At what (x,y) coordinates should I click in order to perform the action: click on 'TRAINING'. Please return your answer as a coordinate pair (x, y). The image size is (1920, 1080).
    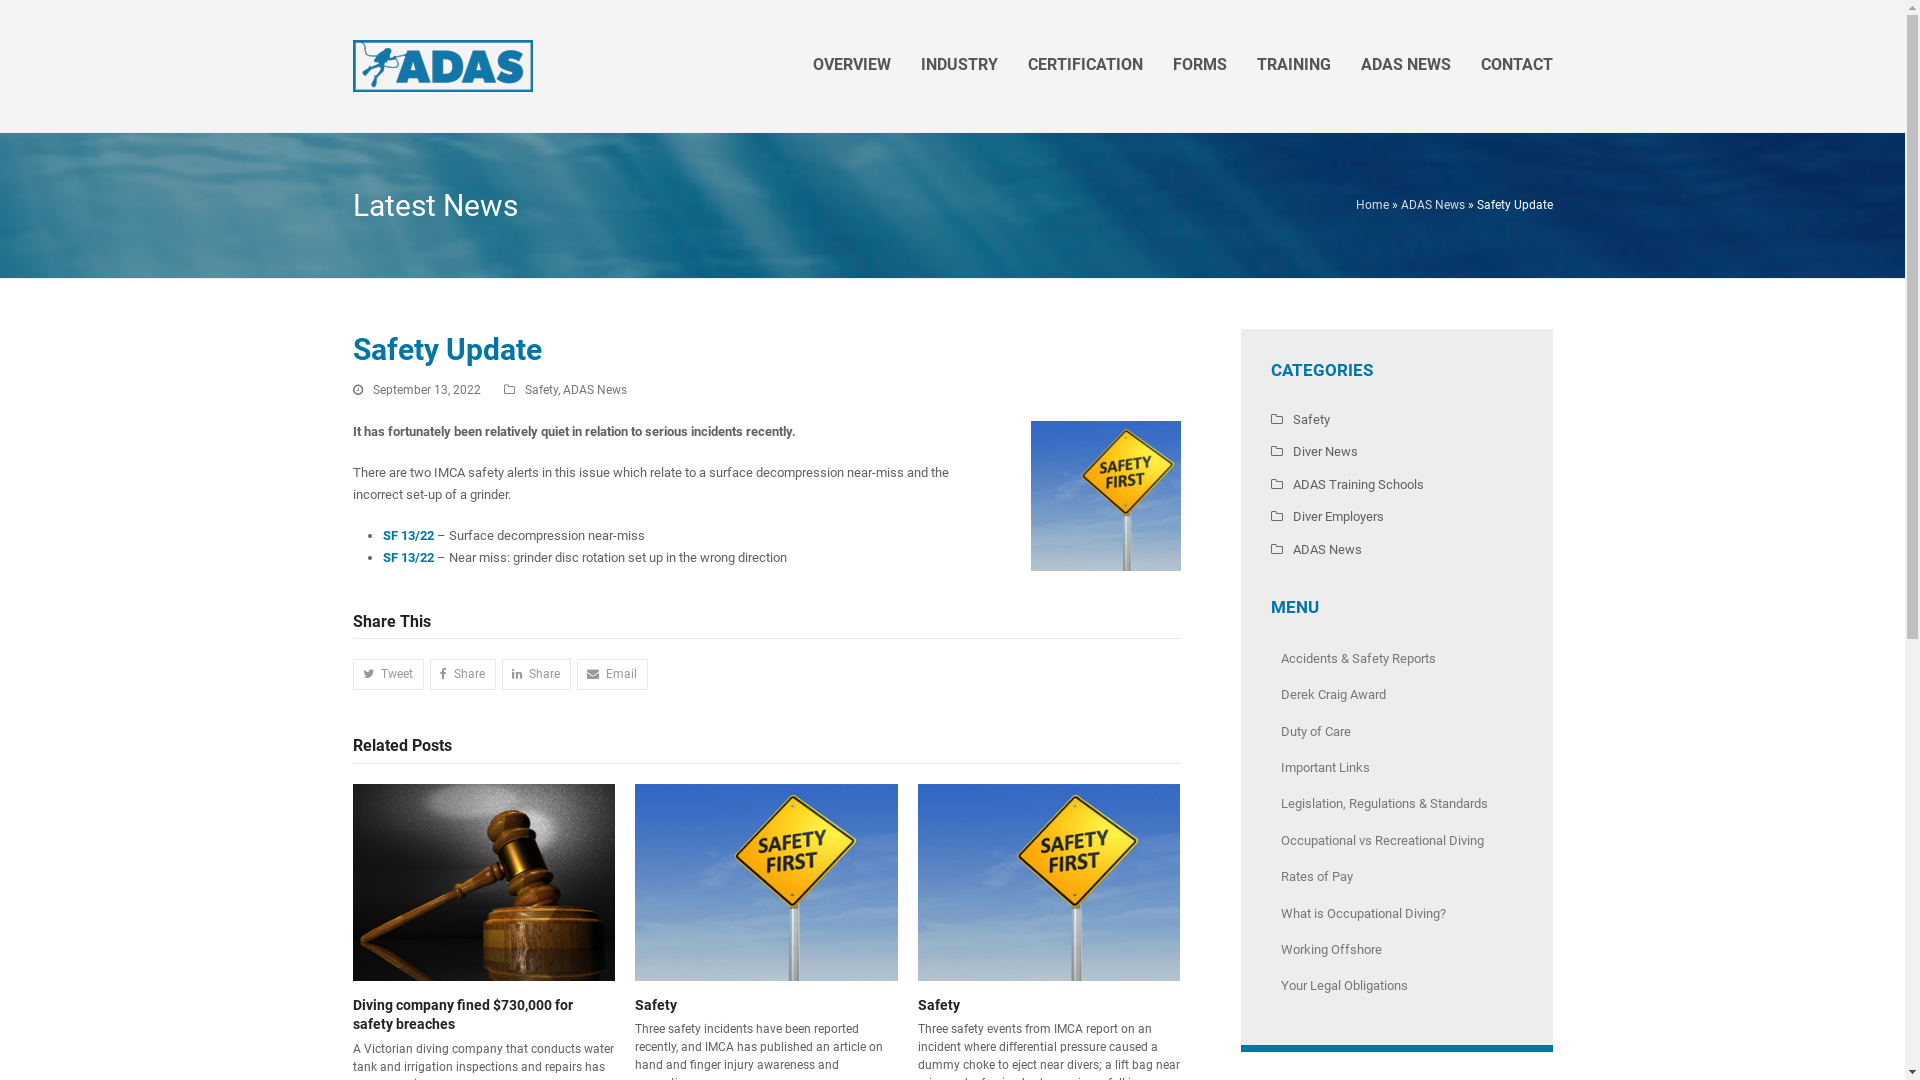
    Looking at the image, I should click on (1294, 64).